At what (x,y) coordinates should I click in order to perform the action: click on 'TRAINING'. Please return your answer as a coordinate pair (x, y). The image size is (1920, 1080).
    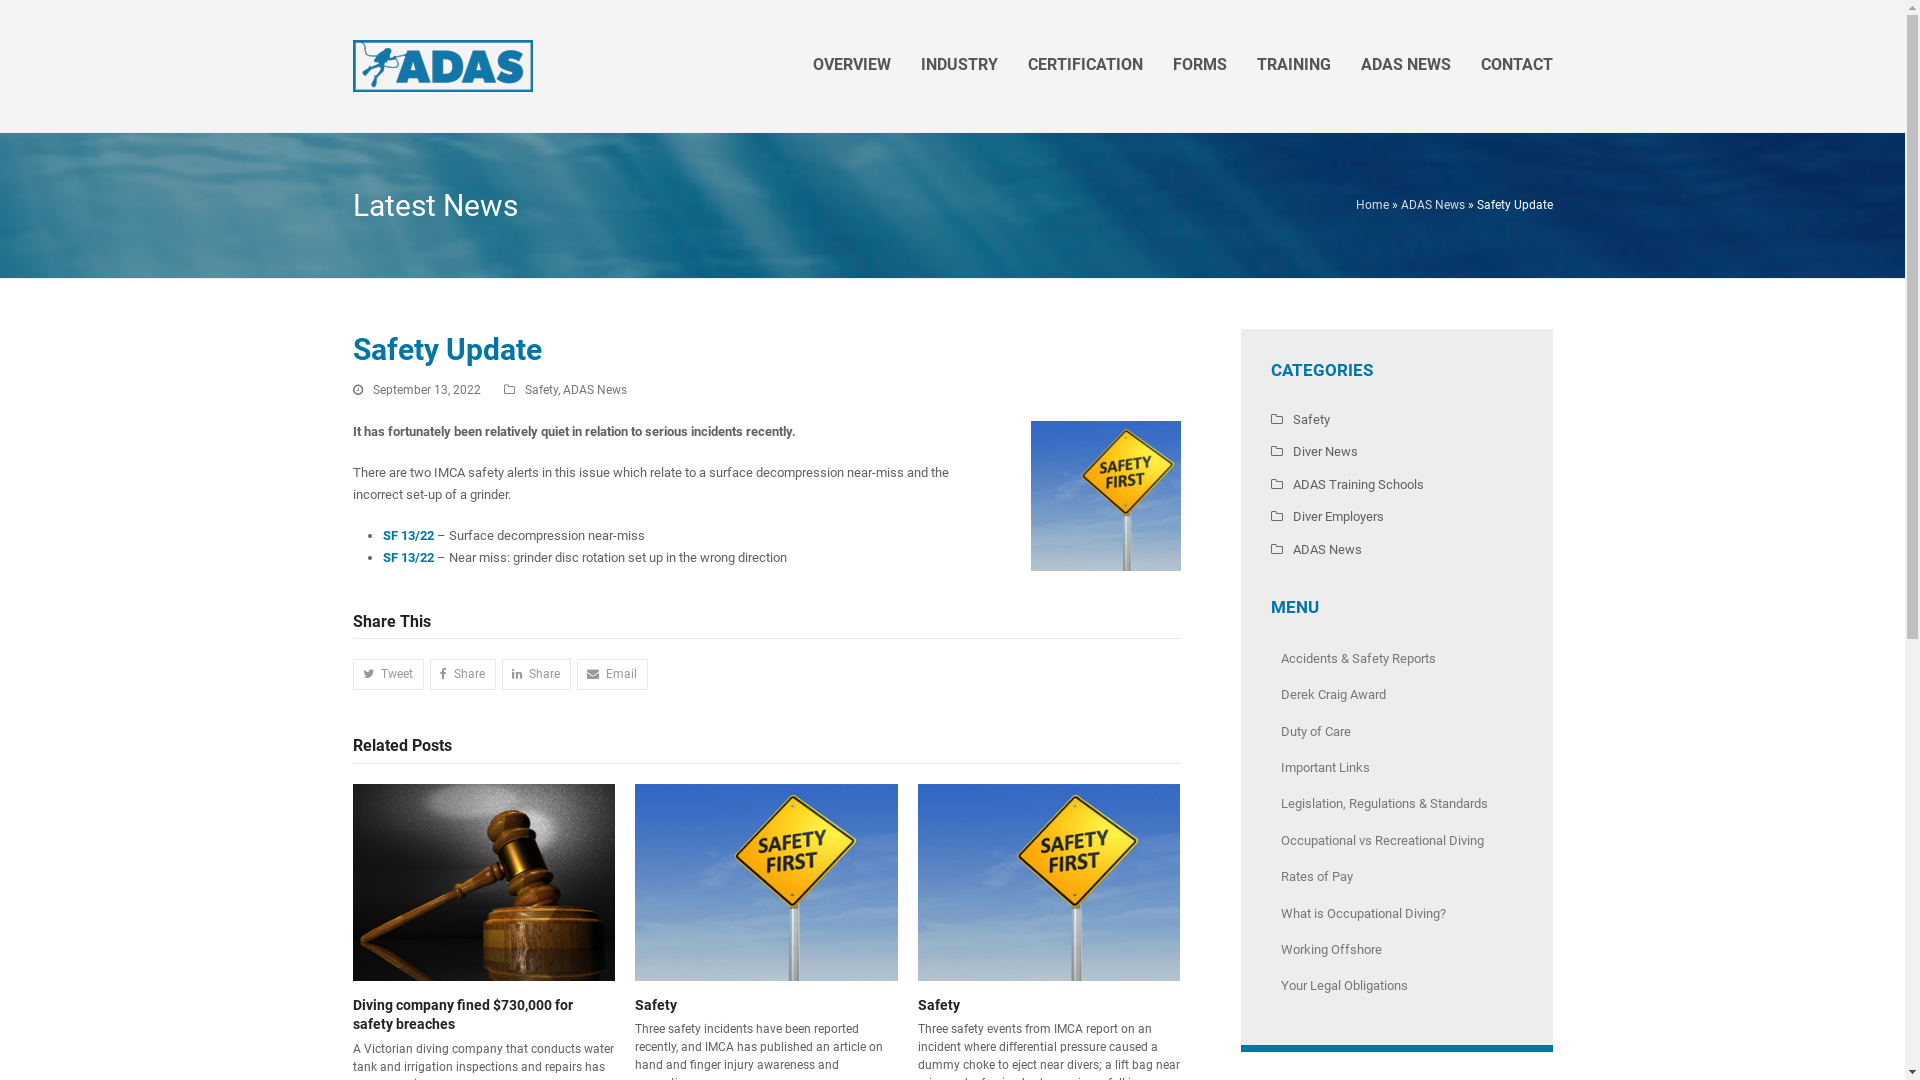
    Looking at the image, I should click on (1294, 64).